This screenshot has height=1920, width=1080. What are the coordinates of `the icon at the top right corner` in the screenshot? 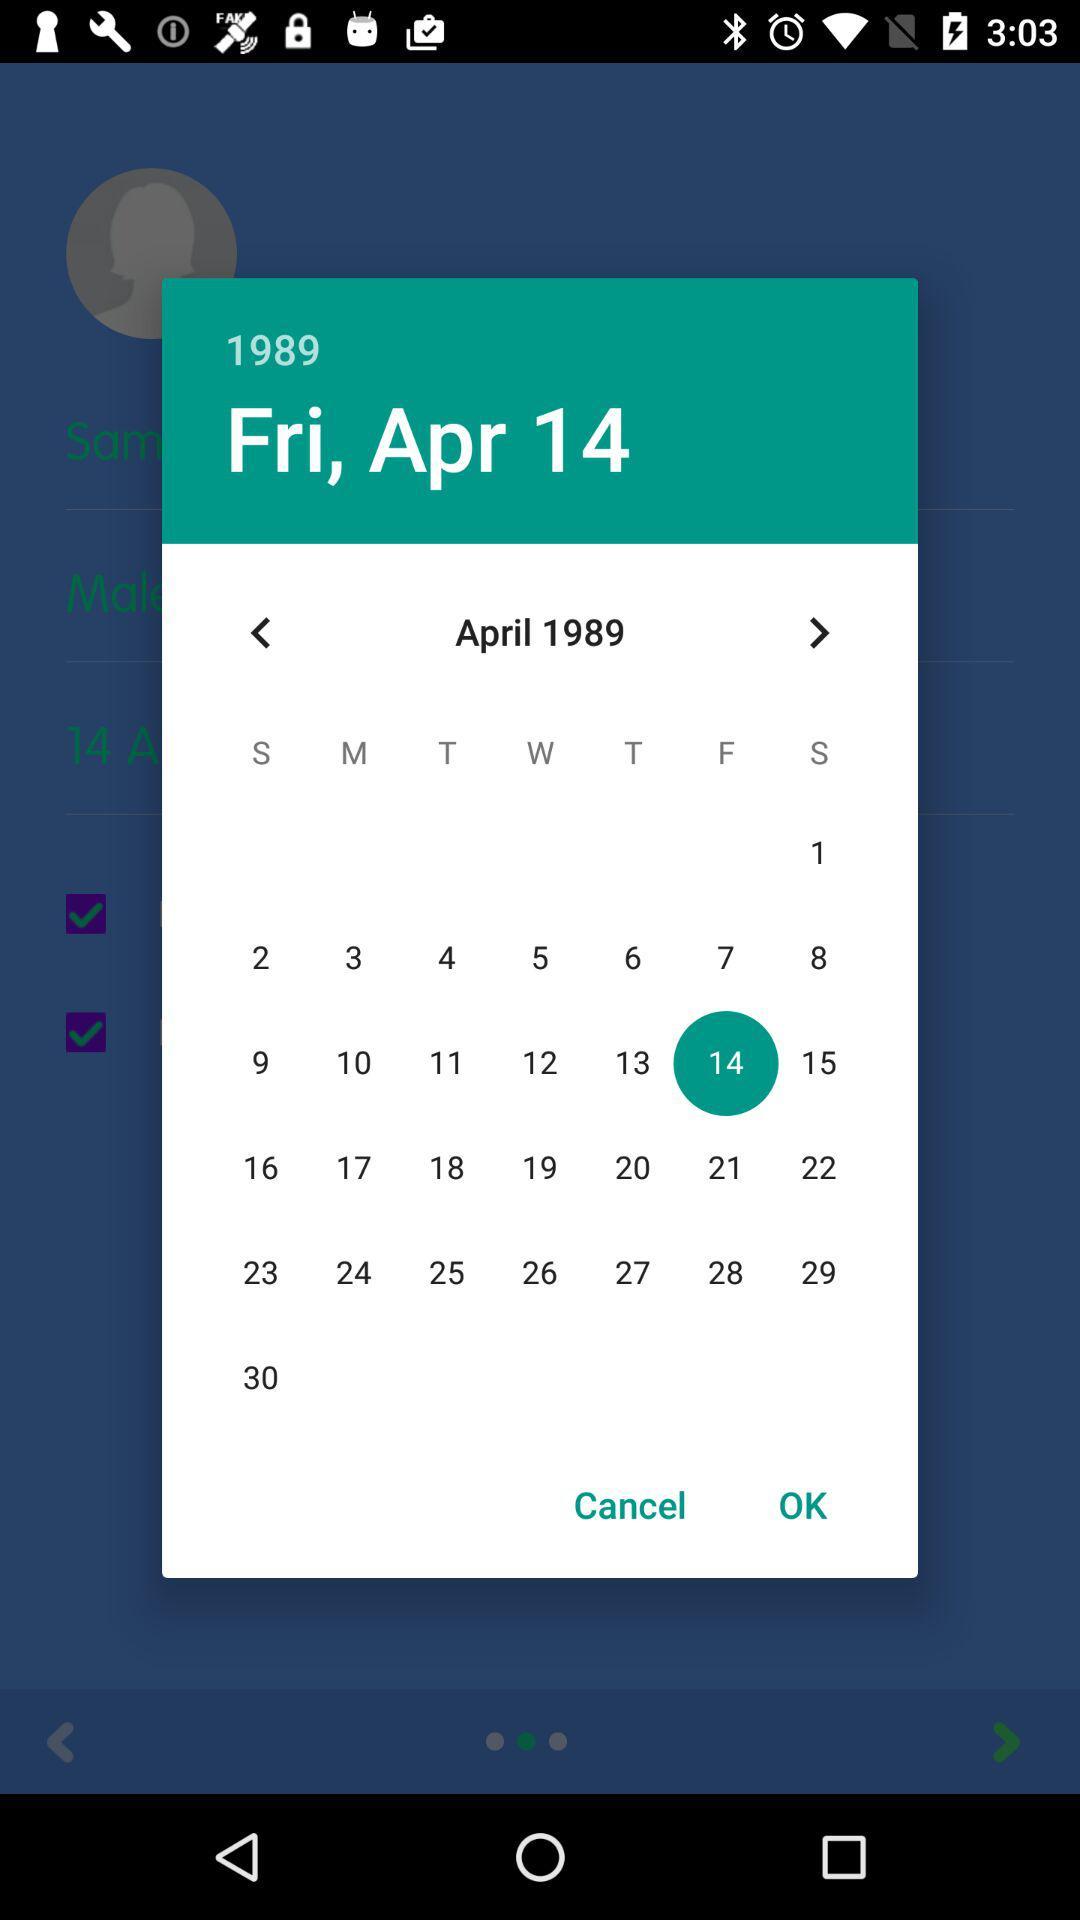 It's located at (818, 632).